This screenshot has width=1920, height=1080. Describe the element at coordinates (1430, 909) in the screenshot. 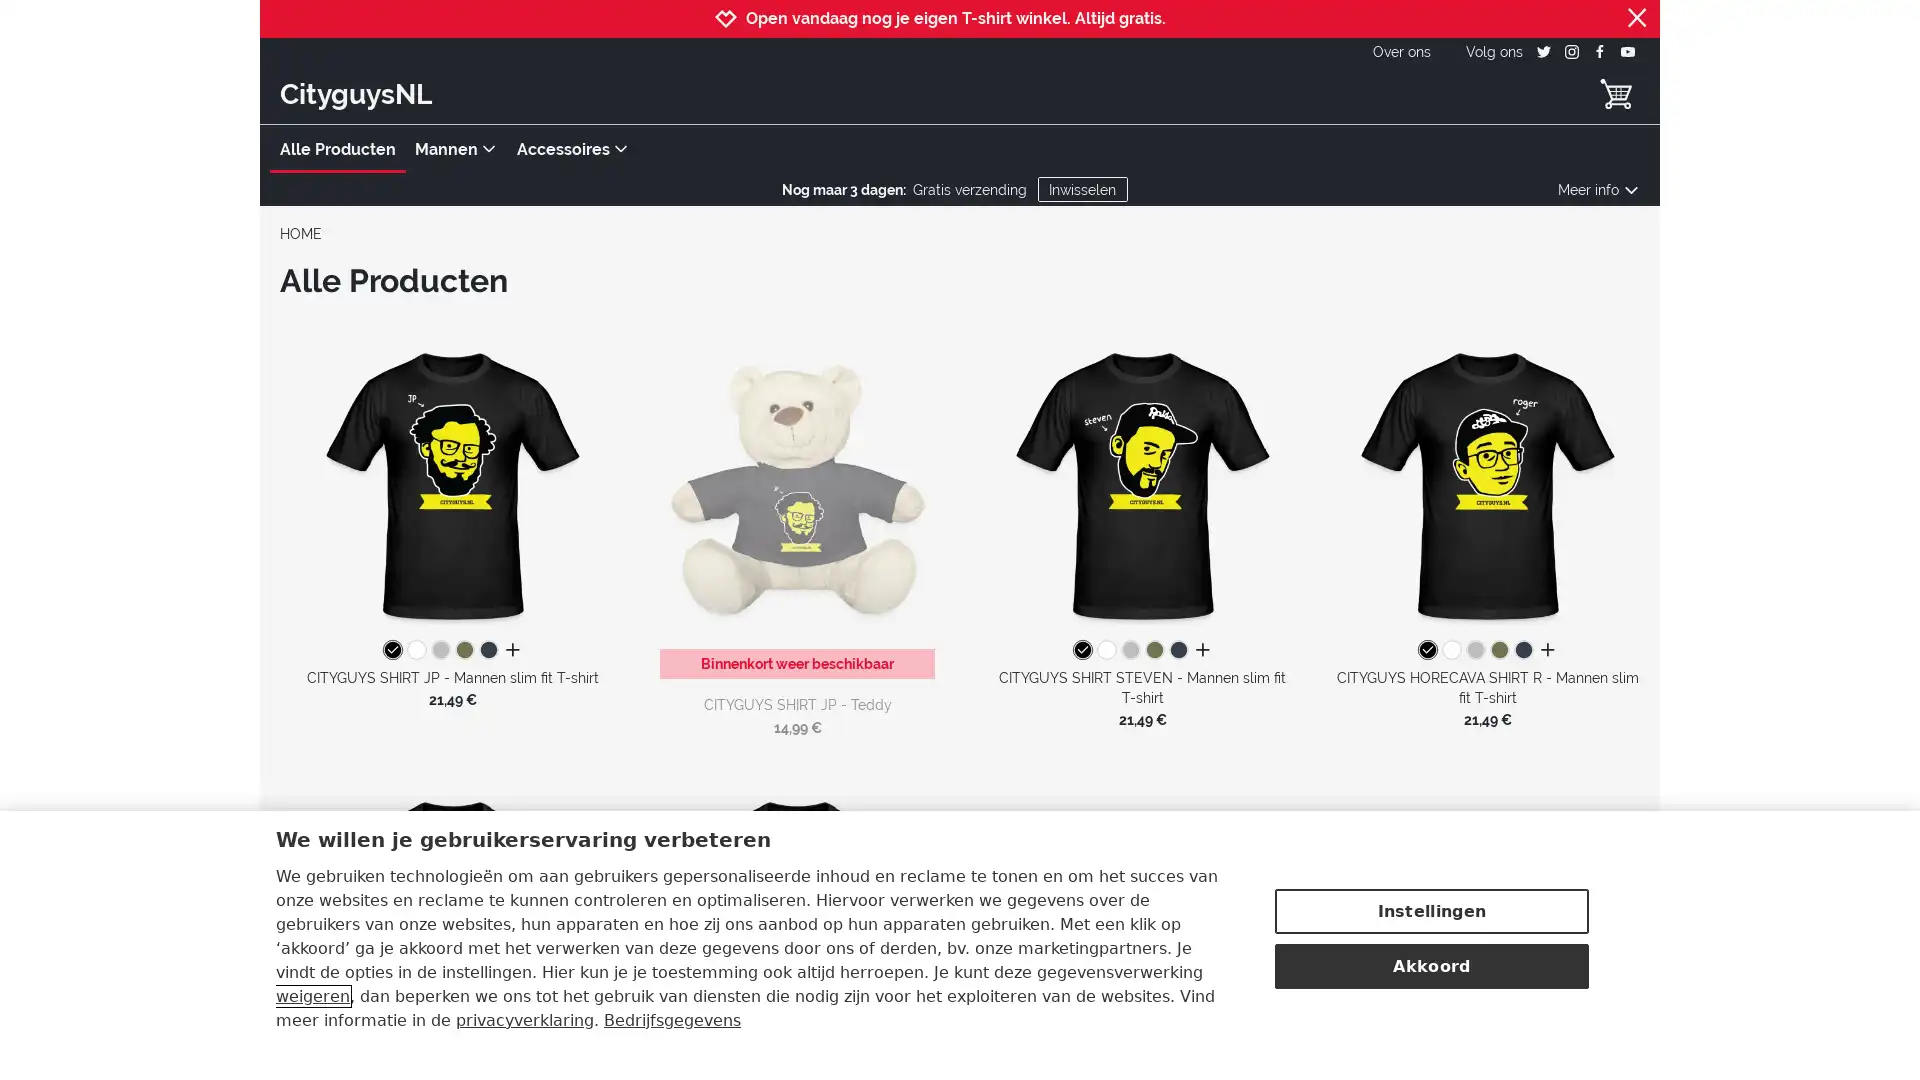

I see `Instellingen` at that location.